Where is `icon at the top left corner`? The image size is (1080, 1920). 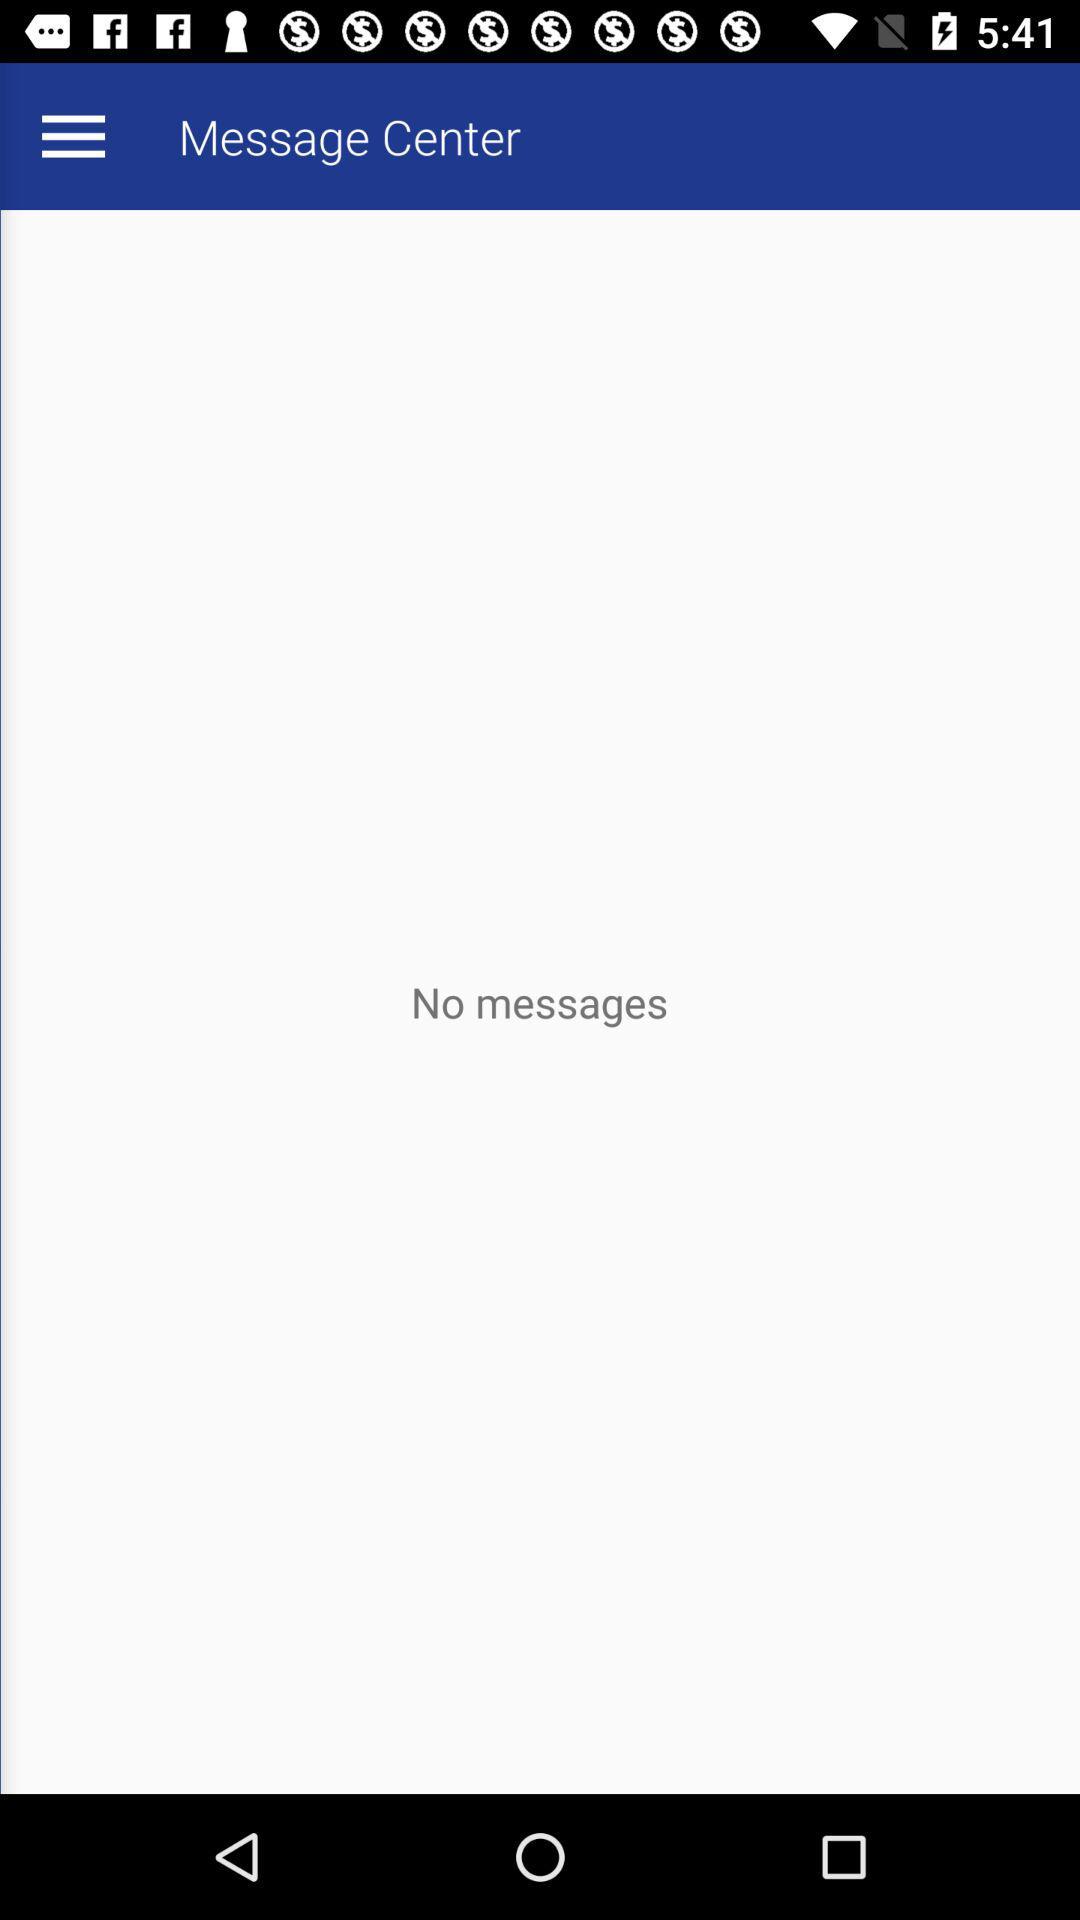
icon at the top left corner is located at coordinates (72, 135).